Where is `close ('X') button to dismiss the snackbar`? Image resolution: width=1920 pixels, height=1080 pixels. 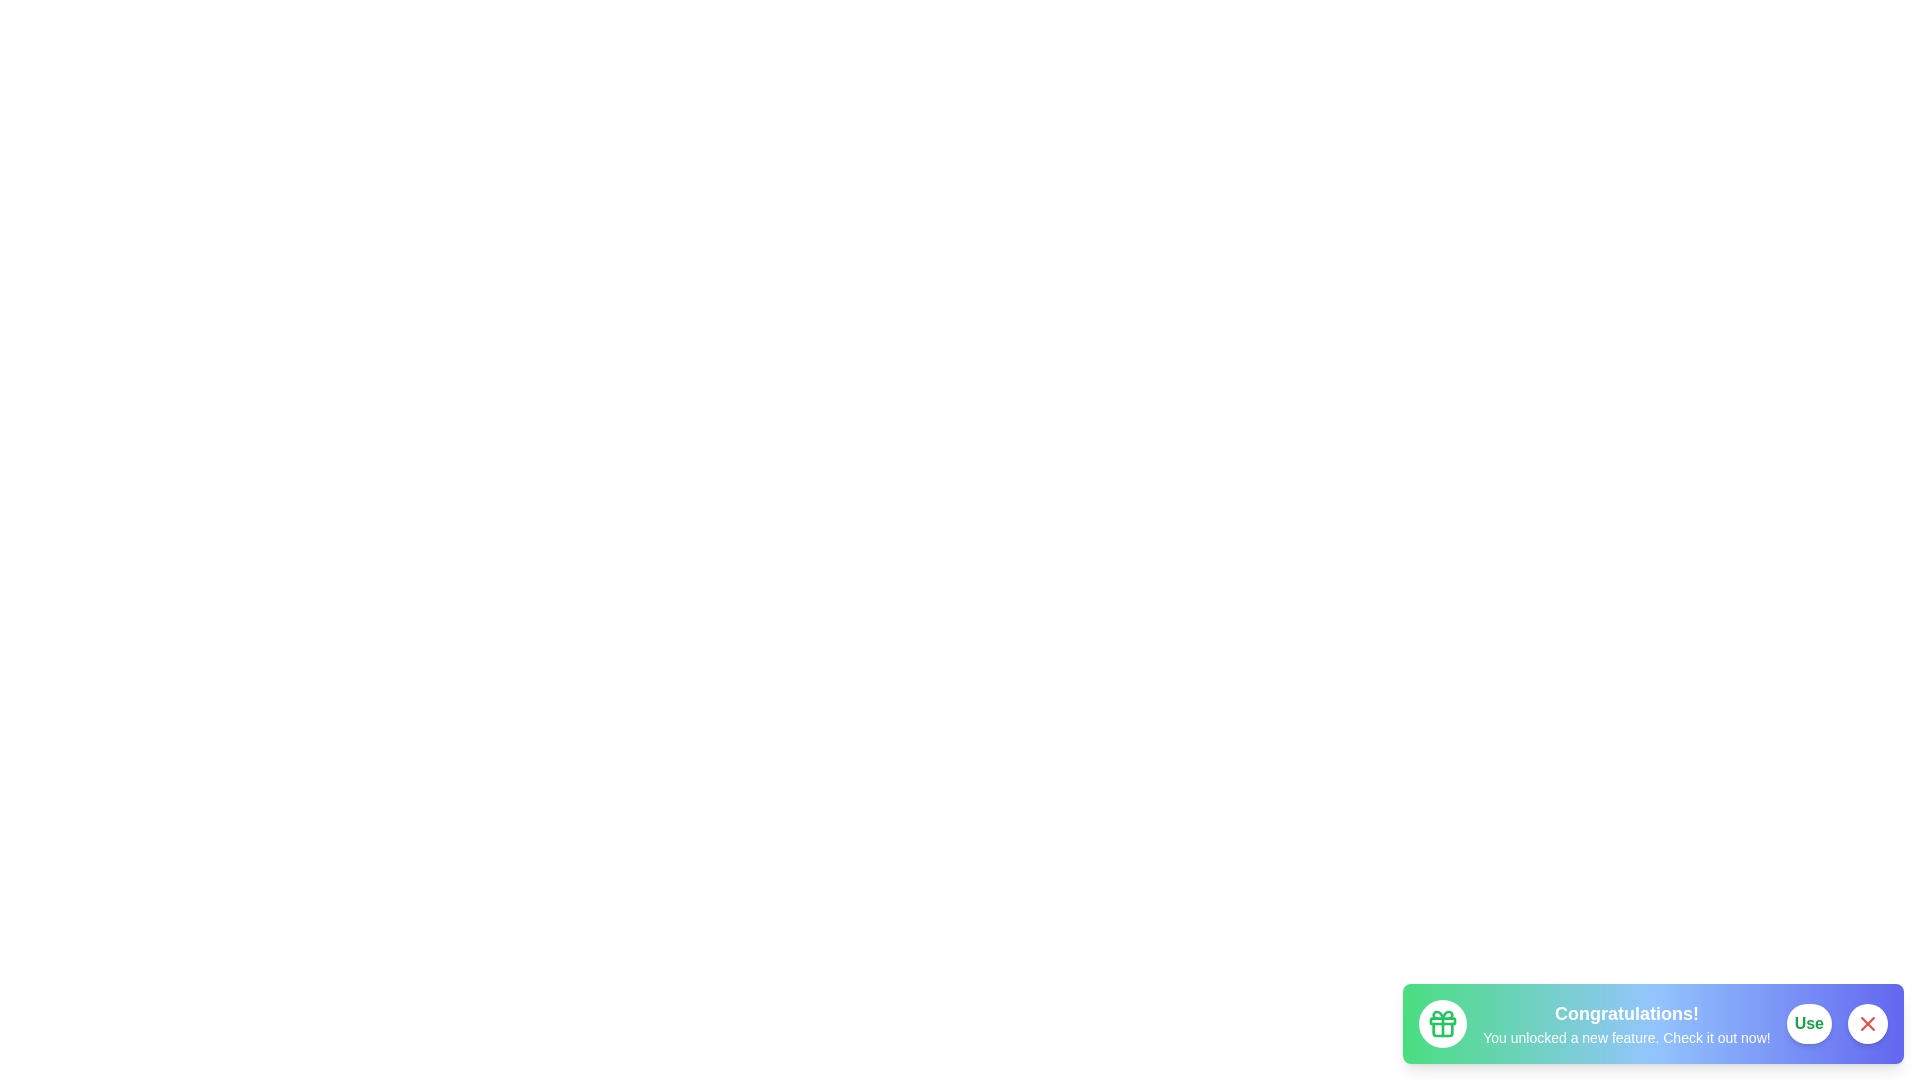
close ('X') button to dismiss the snackbar is located at coordinates (1866, 1023).